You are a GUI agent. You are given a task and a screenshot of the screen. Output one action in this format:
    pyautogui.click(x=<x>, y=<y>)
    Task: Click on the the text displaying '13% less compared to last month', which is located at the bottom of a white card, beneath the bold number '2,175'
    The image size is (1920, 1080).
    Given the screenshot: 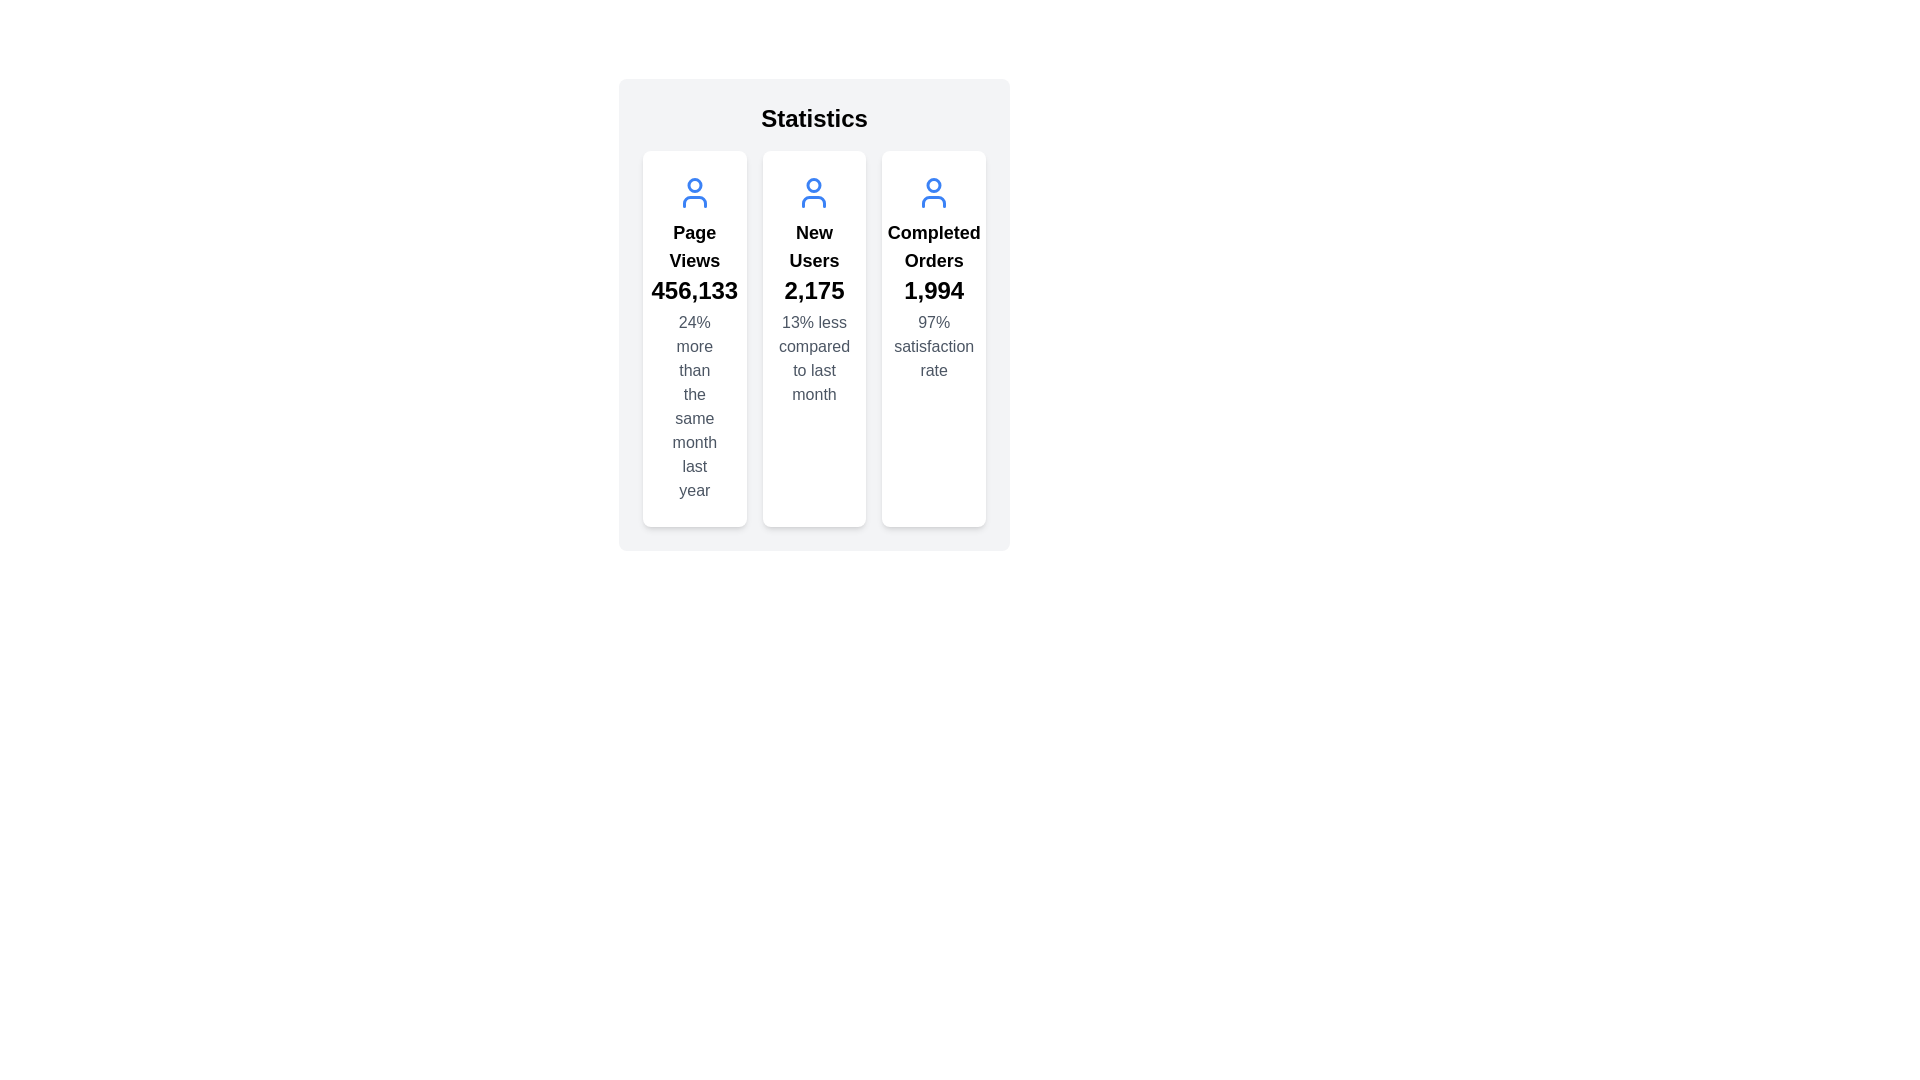 What is the action you would take?
    pyautogui.click(x=814, y=357)
    